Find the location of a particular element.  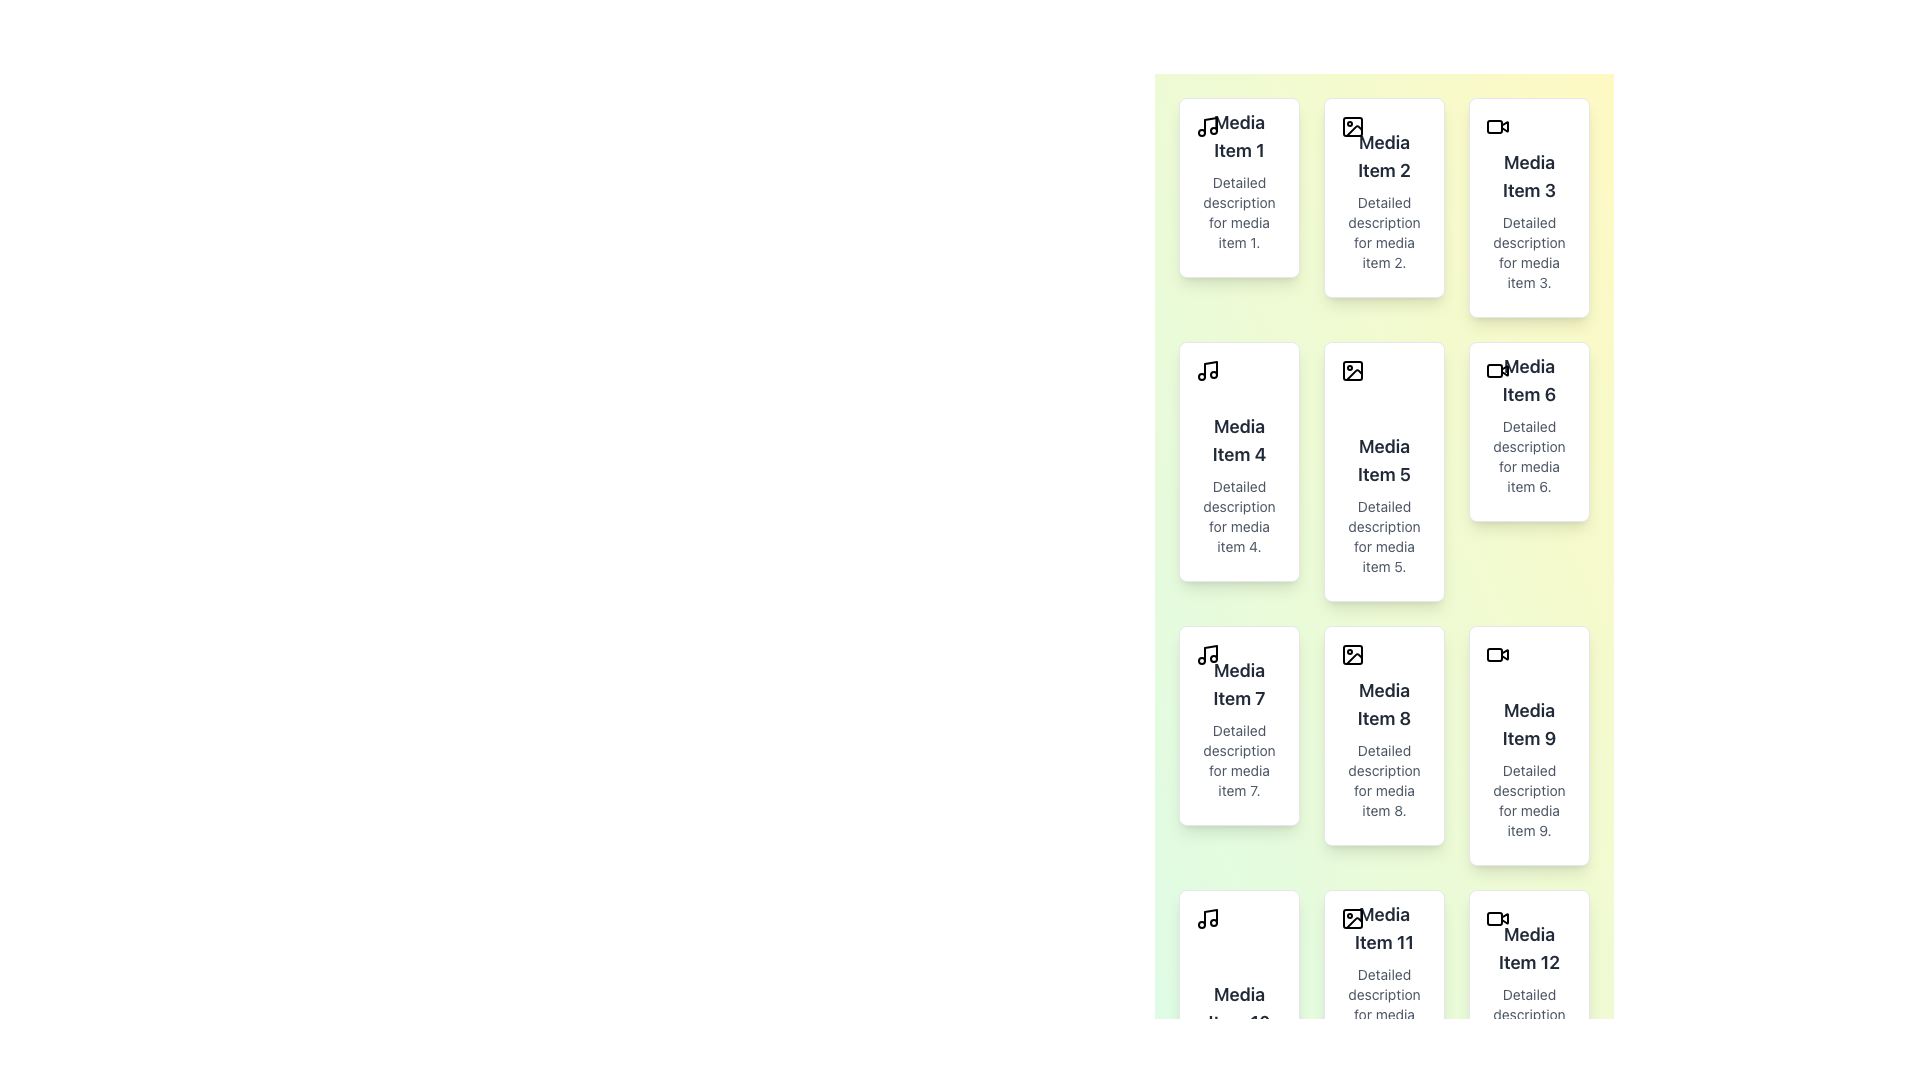

the vector graphic representing a musical note, which is part of an SVG graphic with a black stroke, located to the left of the 'Media Item 1' text in the first column is located at coordinates (1209, 124).